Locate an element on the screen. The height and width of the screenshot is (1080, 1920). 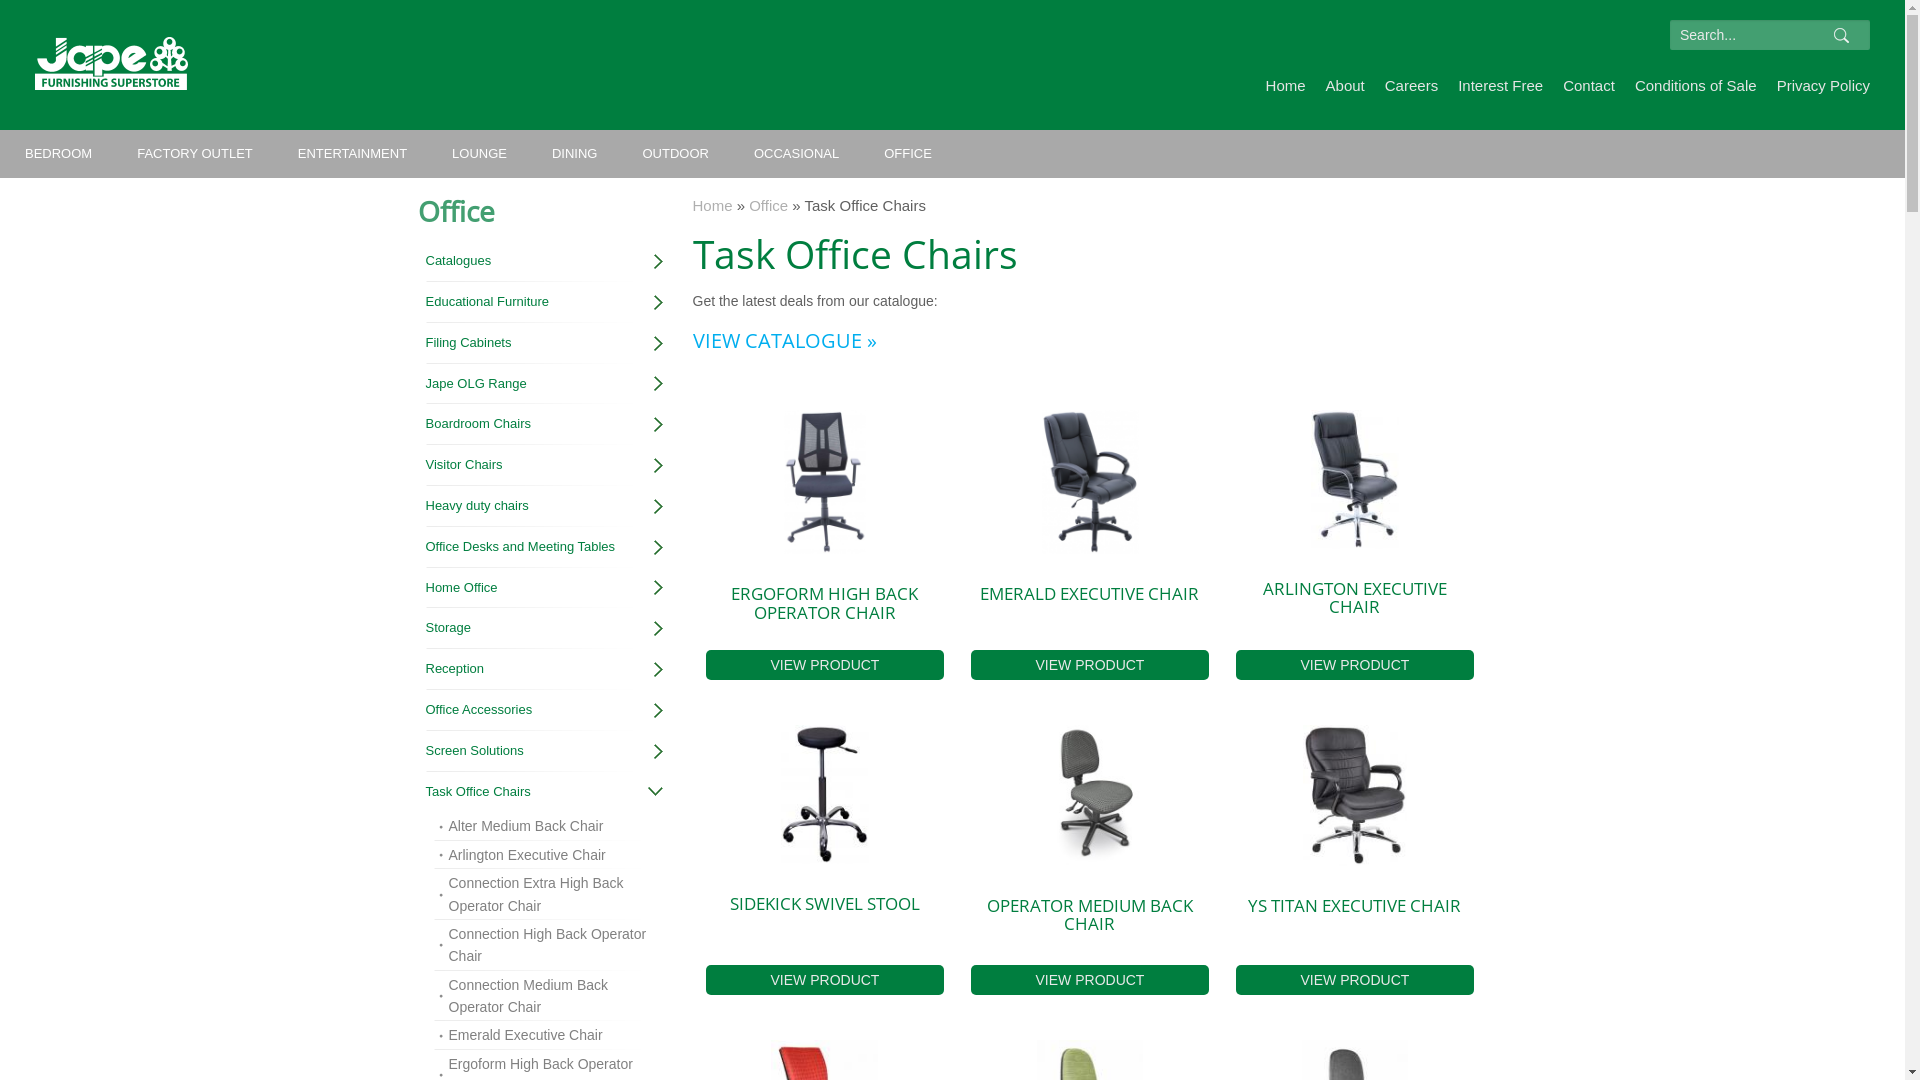
'Ergoform High Back Operator Chair Front' is located at coordinates (747, 482).